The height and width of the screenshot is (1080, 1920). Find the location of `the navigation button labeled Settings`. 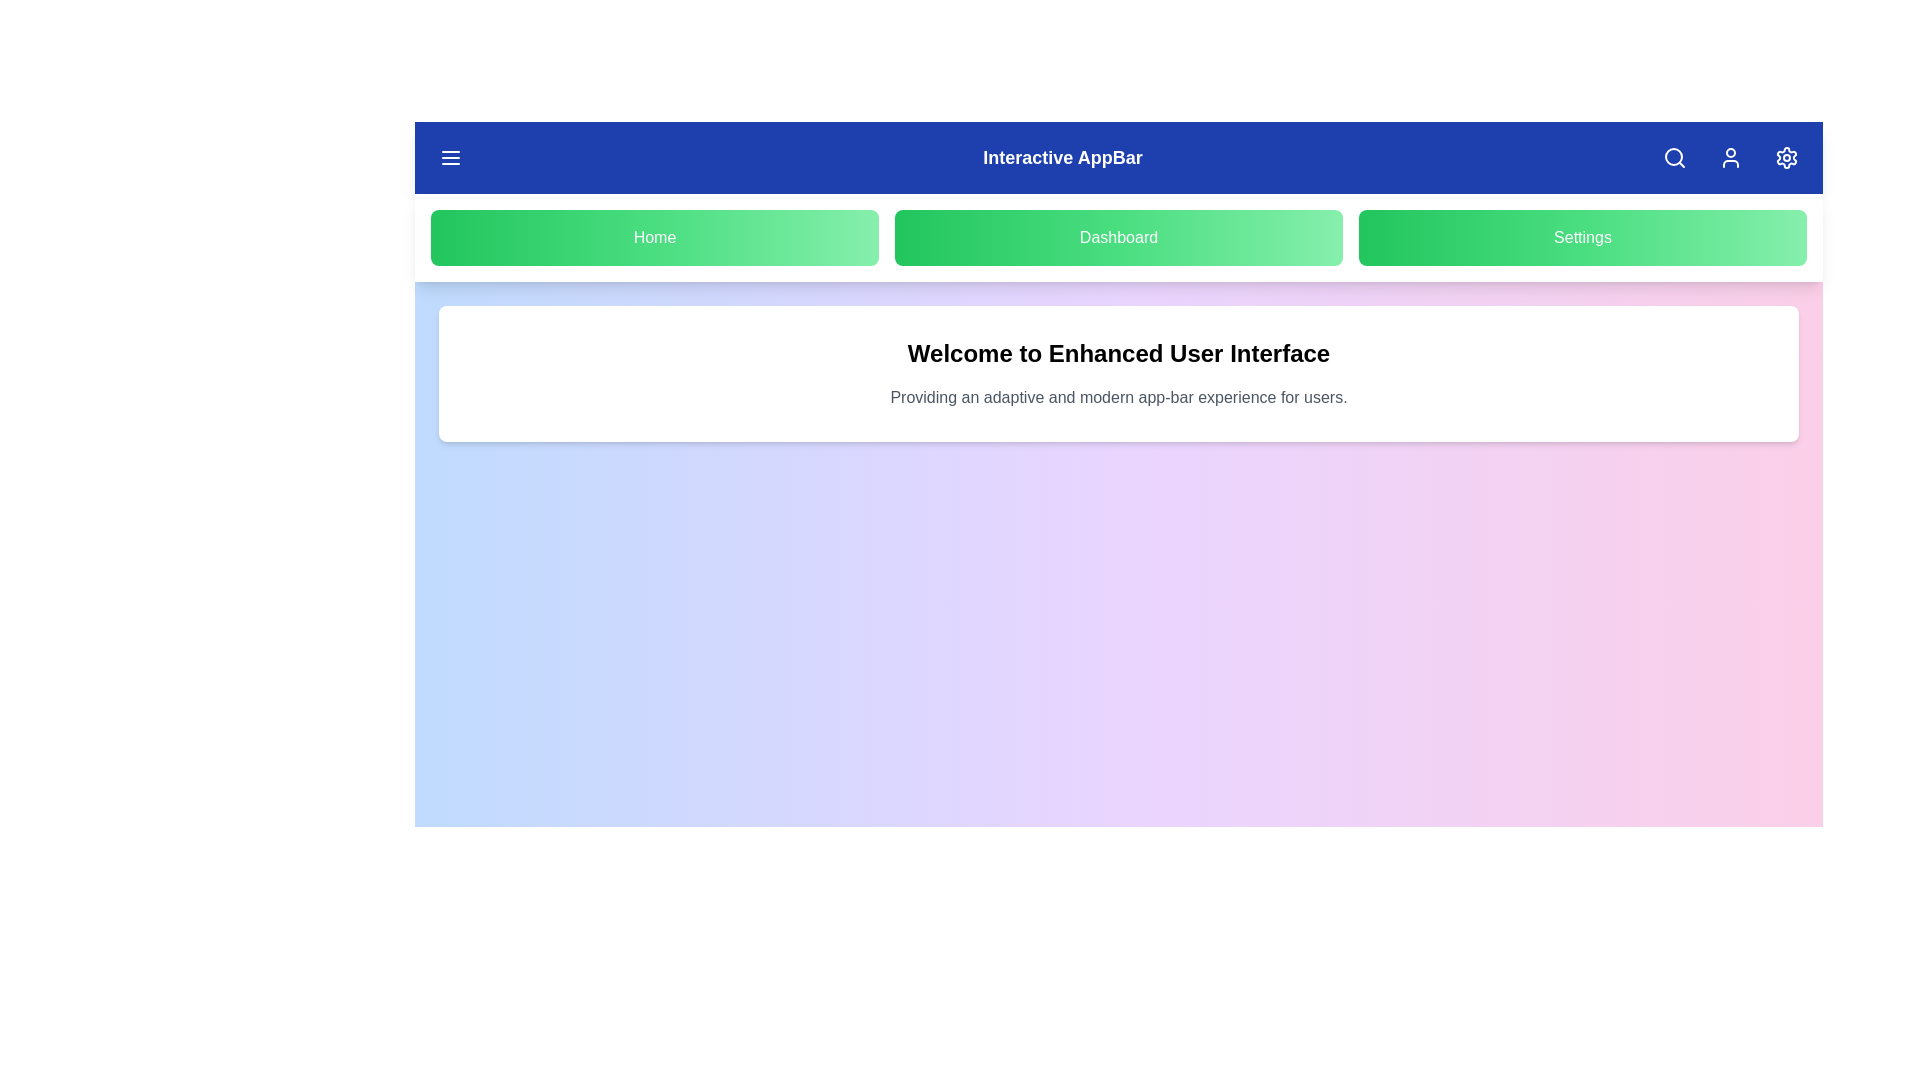

the navigation button labeled Settings is located at coordinates (1582, 237).